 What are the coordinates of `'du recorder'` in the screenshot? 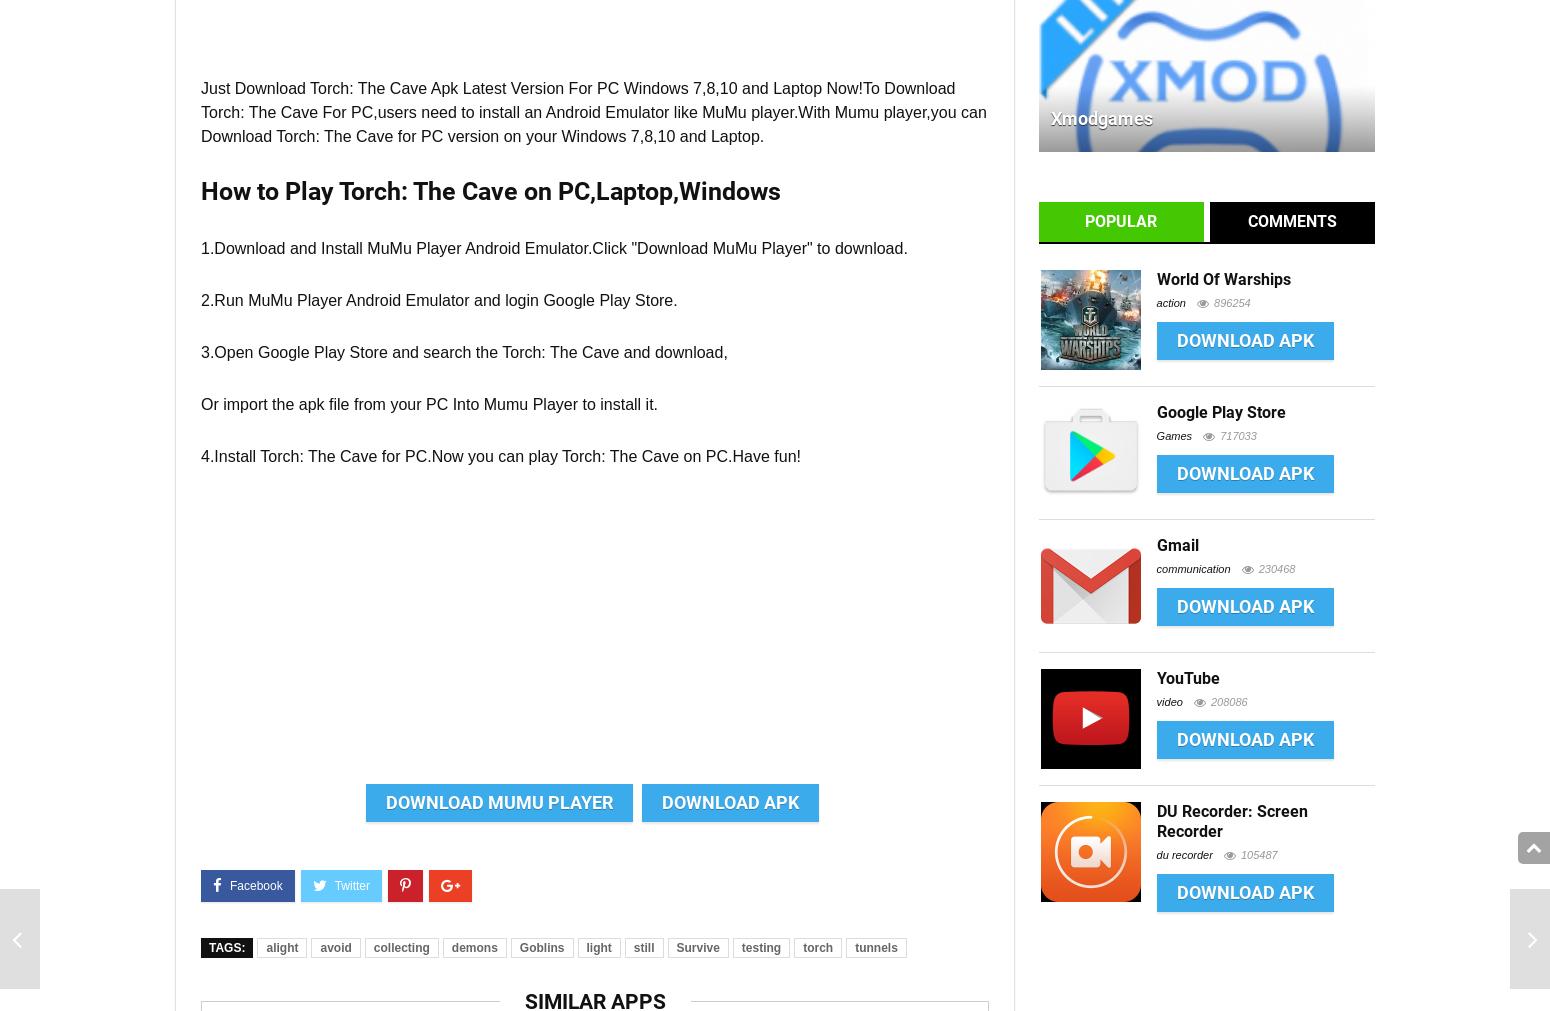 It's located at (1184, 855).